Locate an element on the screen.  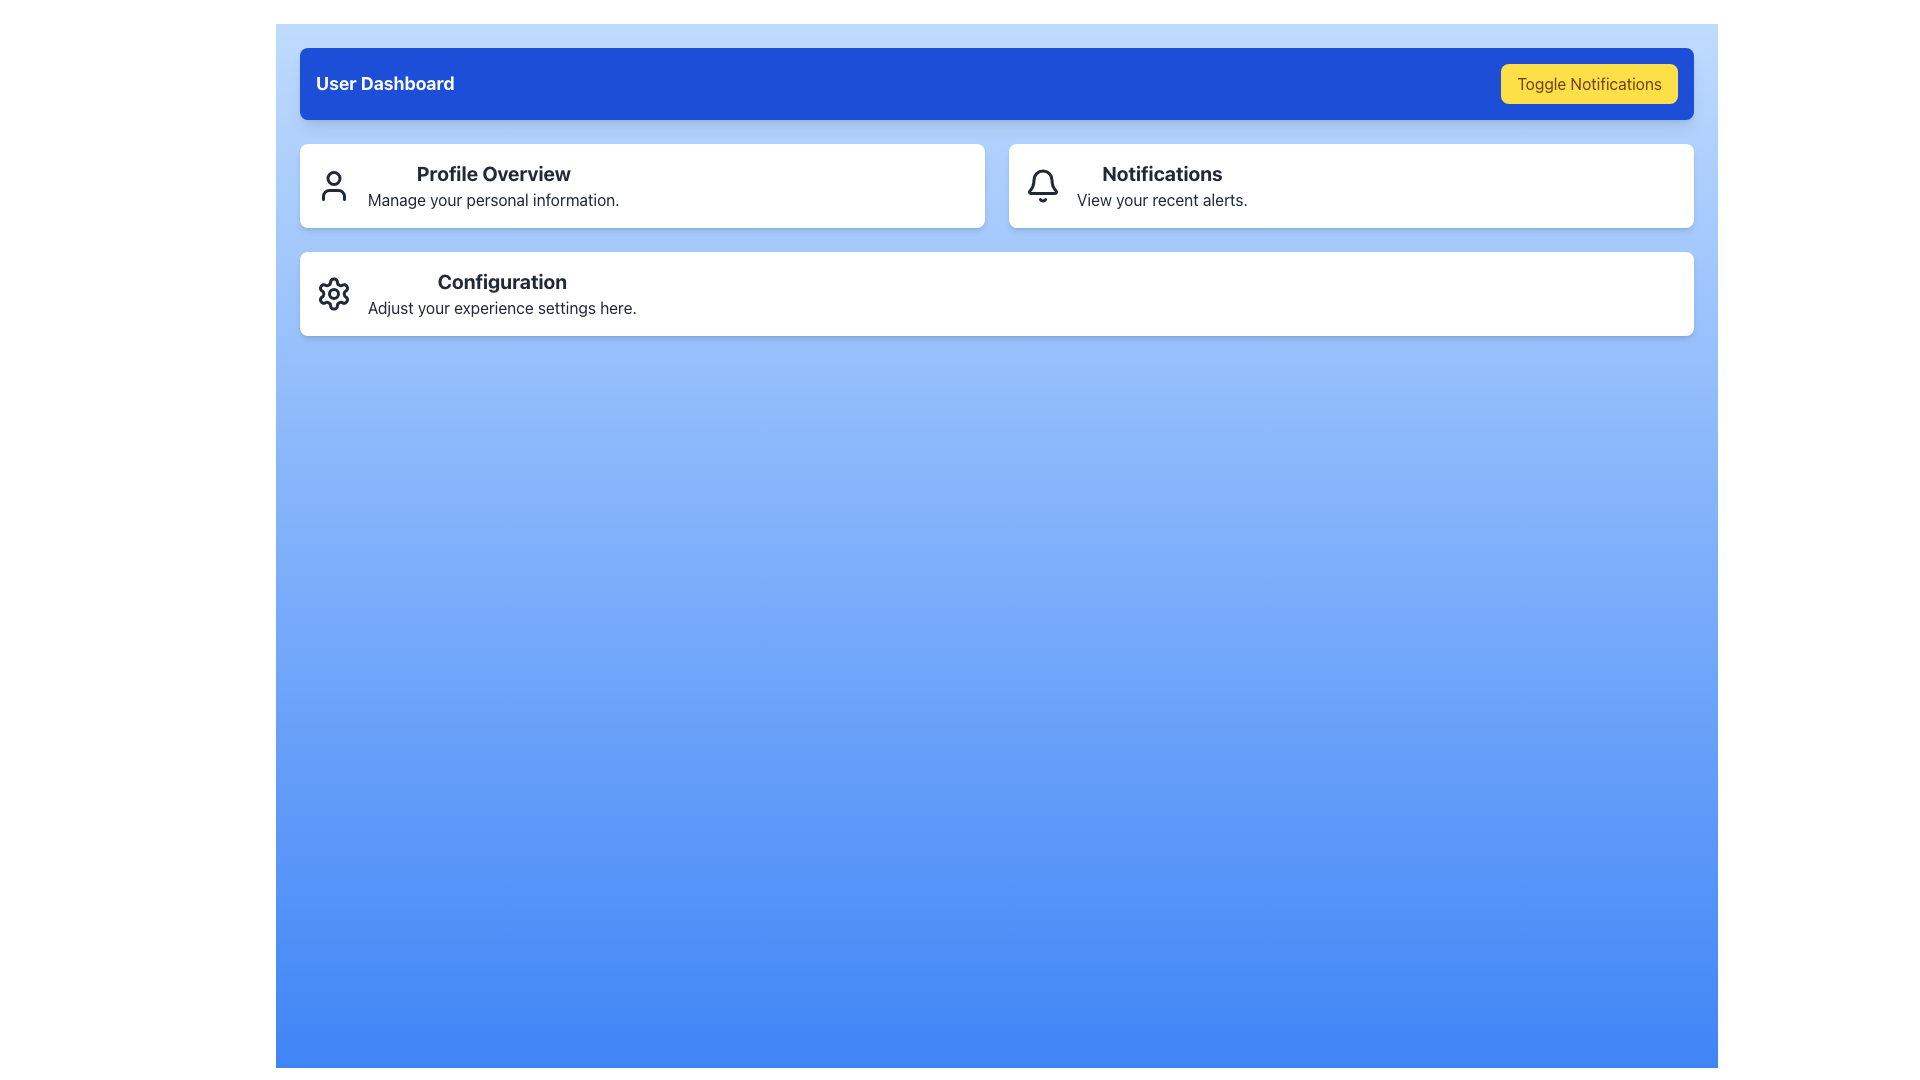
the 'Configuration' icon located to the left of the text 'Adjust your experience settings here' in the settings section of the interface is located at coordinates (334, 293).